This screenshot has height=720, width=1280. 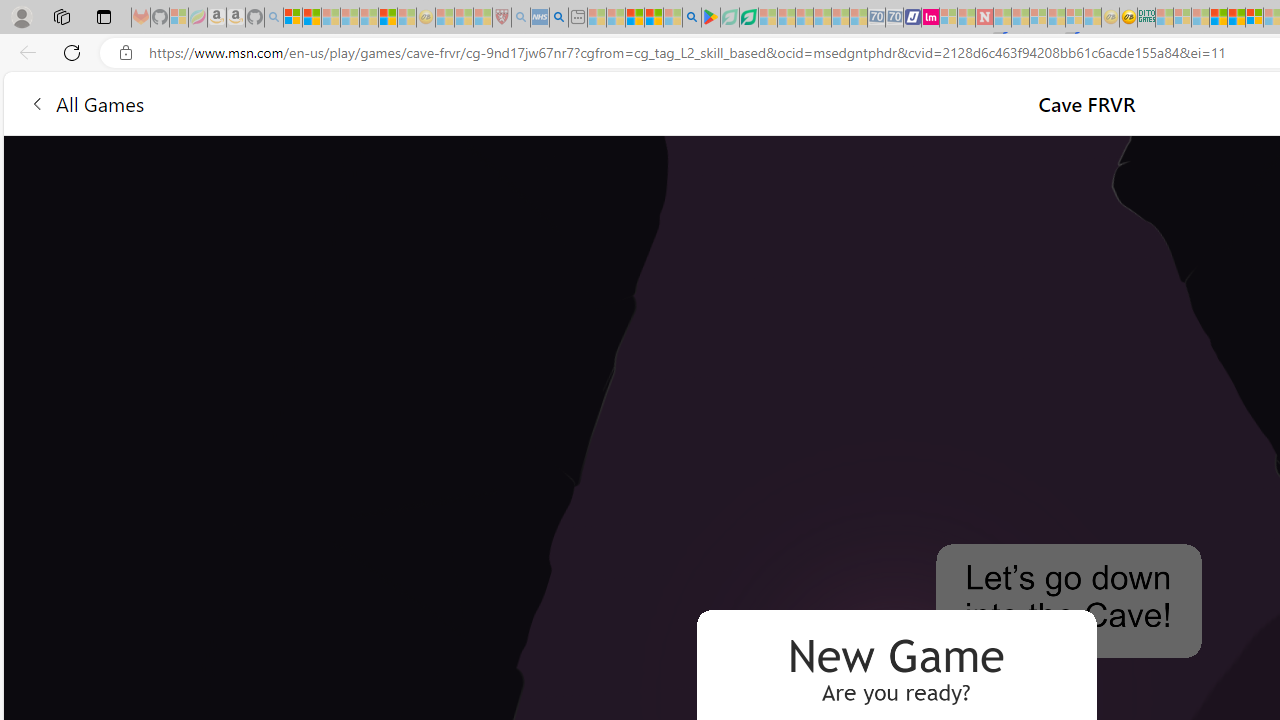 What do you see at coordinates (85, 103) in the screenshot?
I see `'All Games'` at bounding box center [85, 103].